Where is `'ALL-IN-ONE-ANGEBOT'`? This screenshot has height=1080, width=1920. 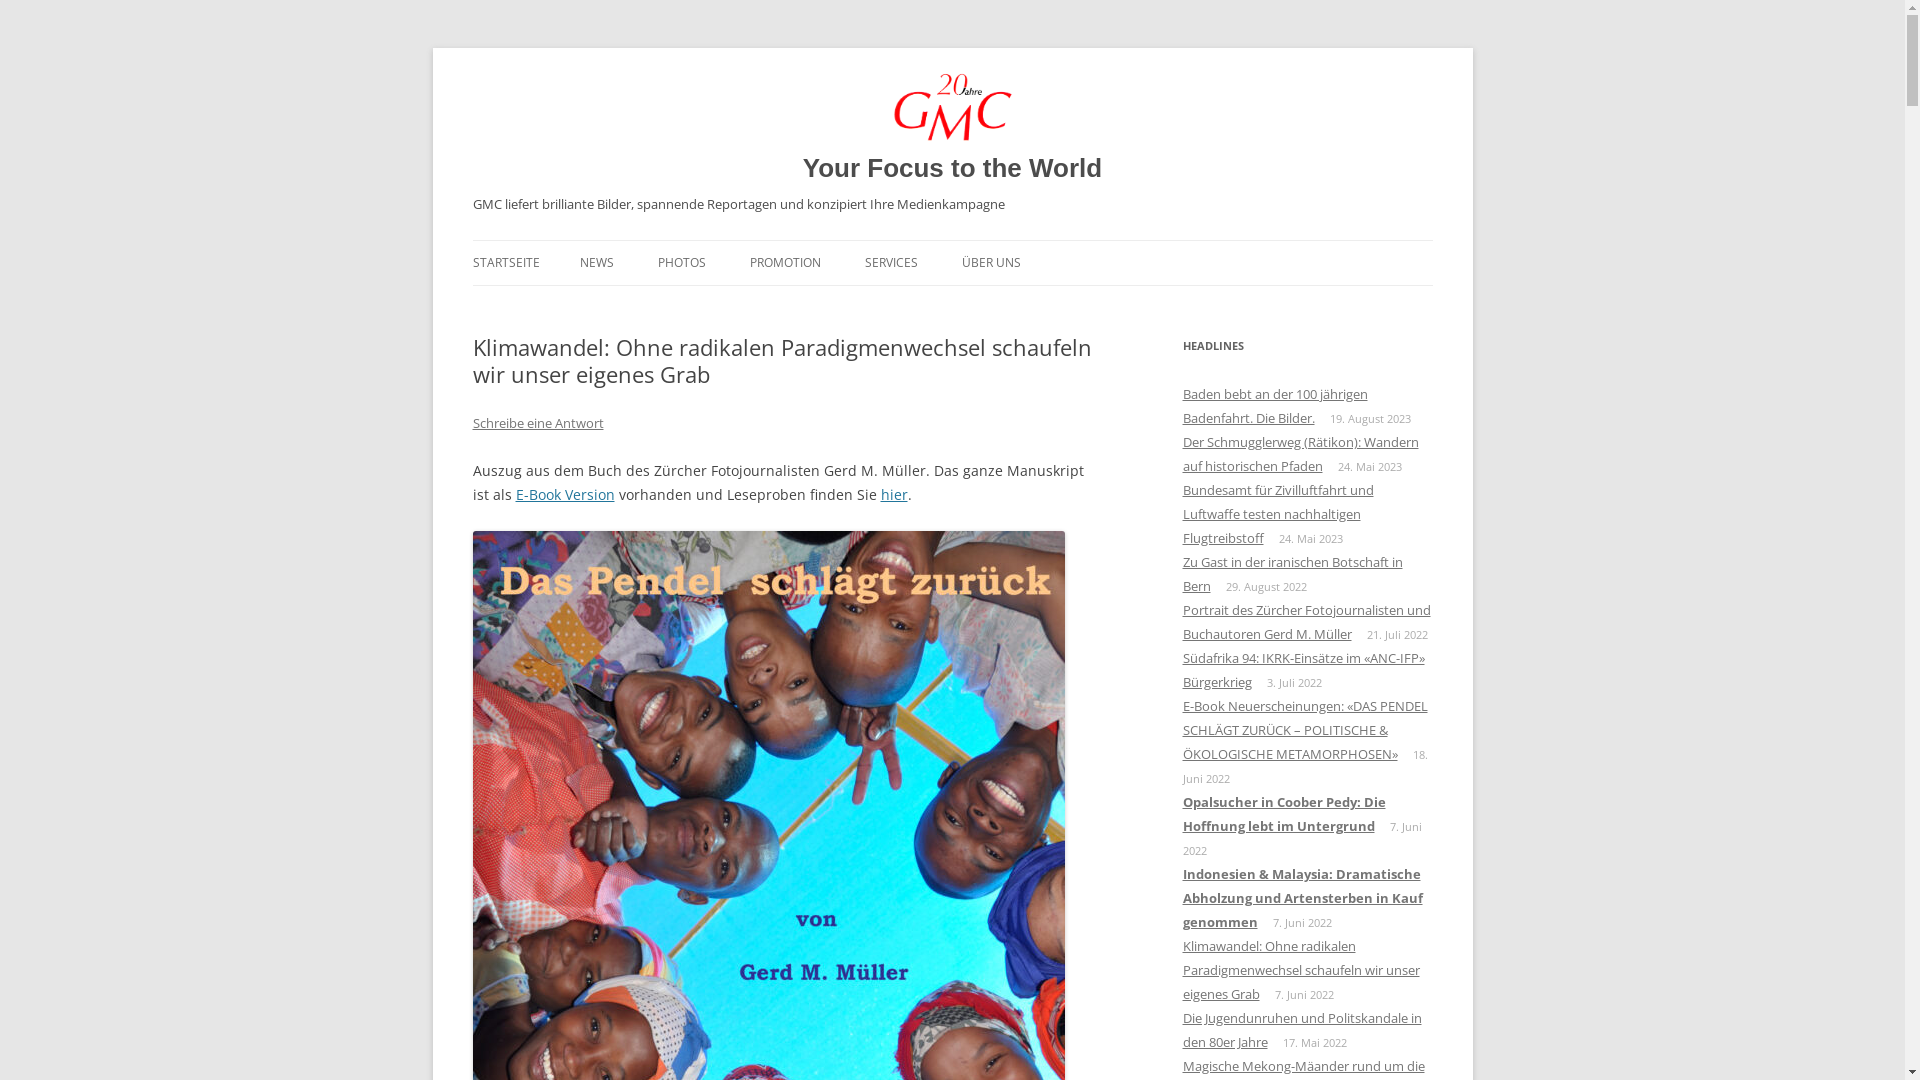 'ALL-IN-ONE-ANGEBOT' is located at coordinates (748, 305).